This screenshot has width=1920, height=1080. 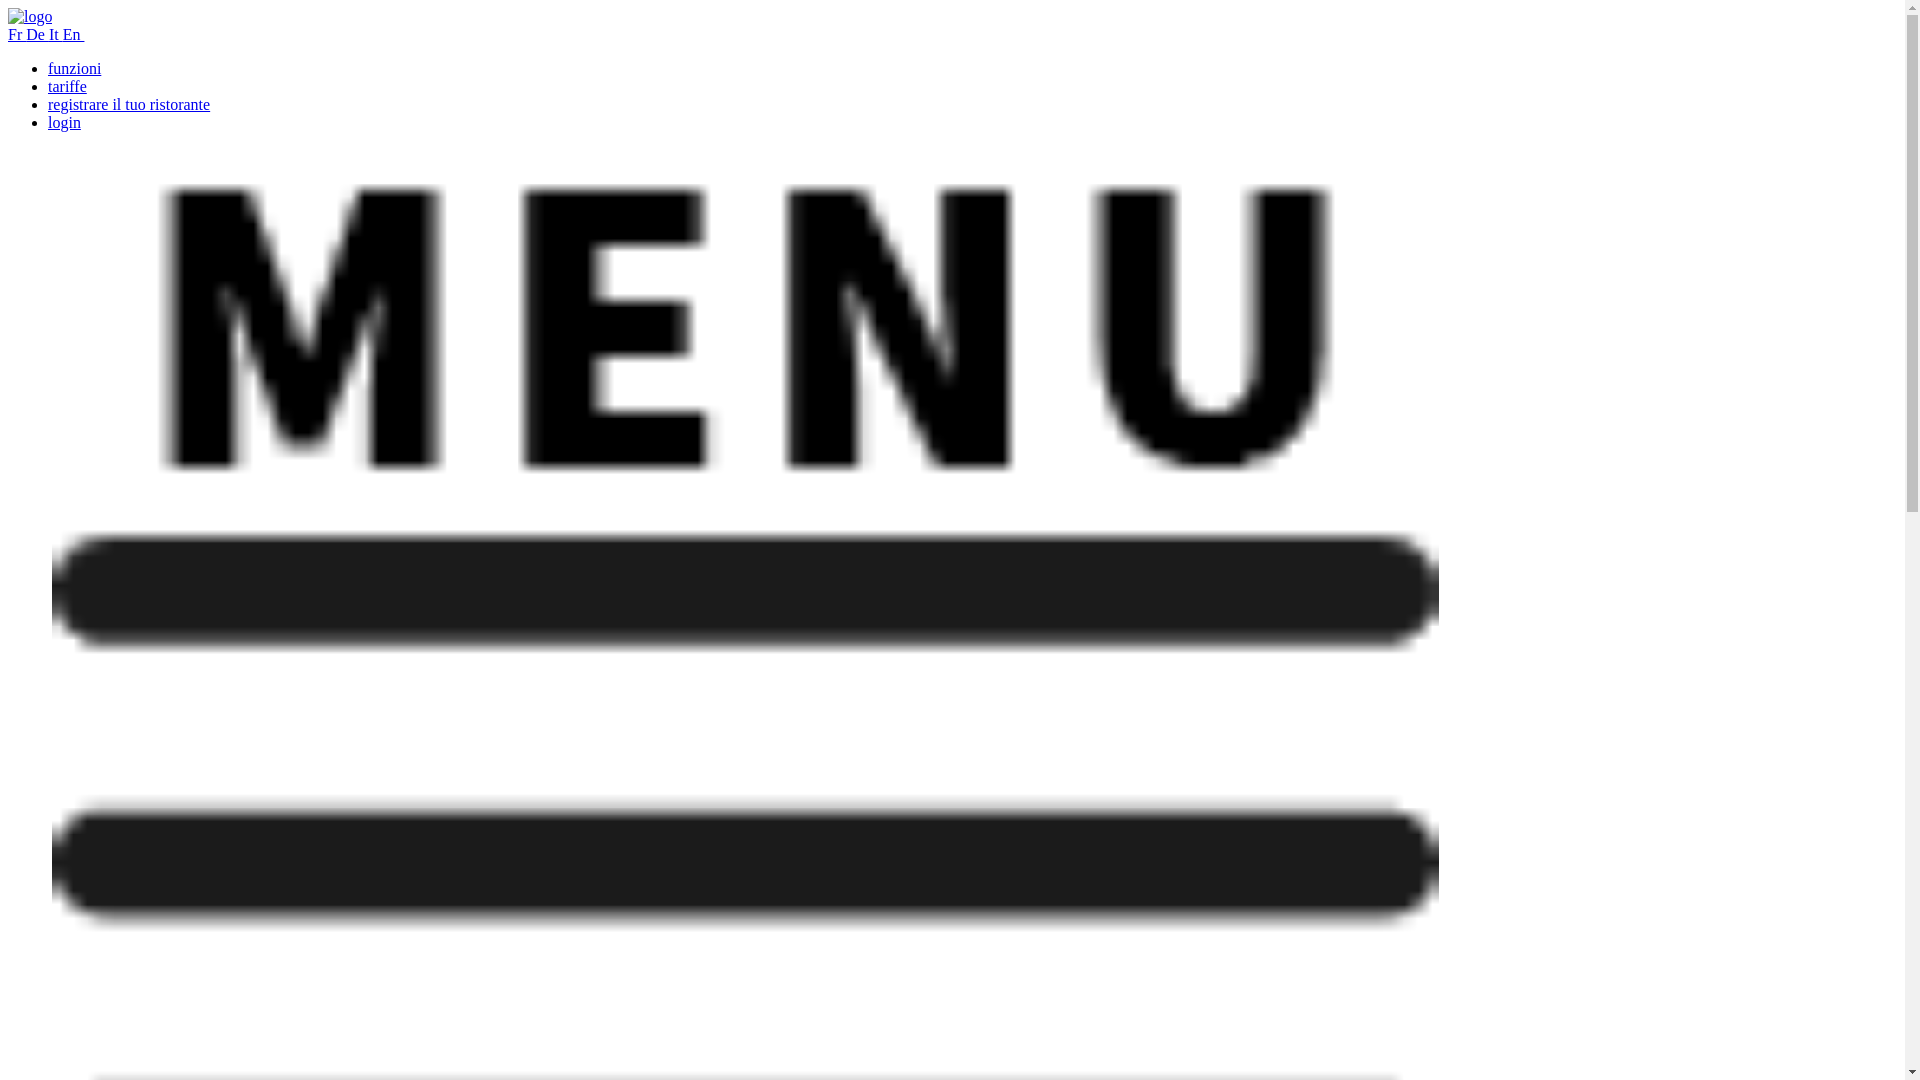 What do you see at coordinates (74, 67) in the screenshot?
I see `'funzioni'` at bounding box center [74, 67].